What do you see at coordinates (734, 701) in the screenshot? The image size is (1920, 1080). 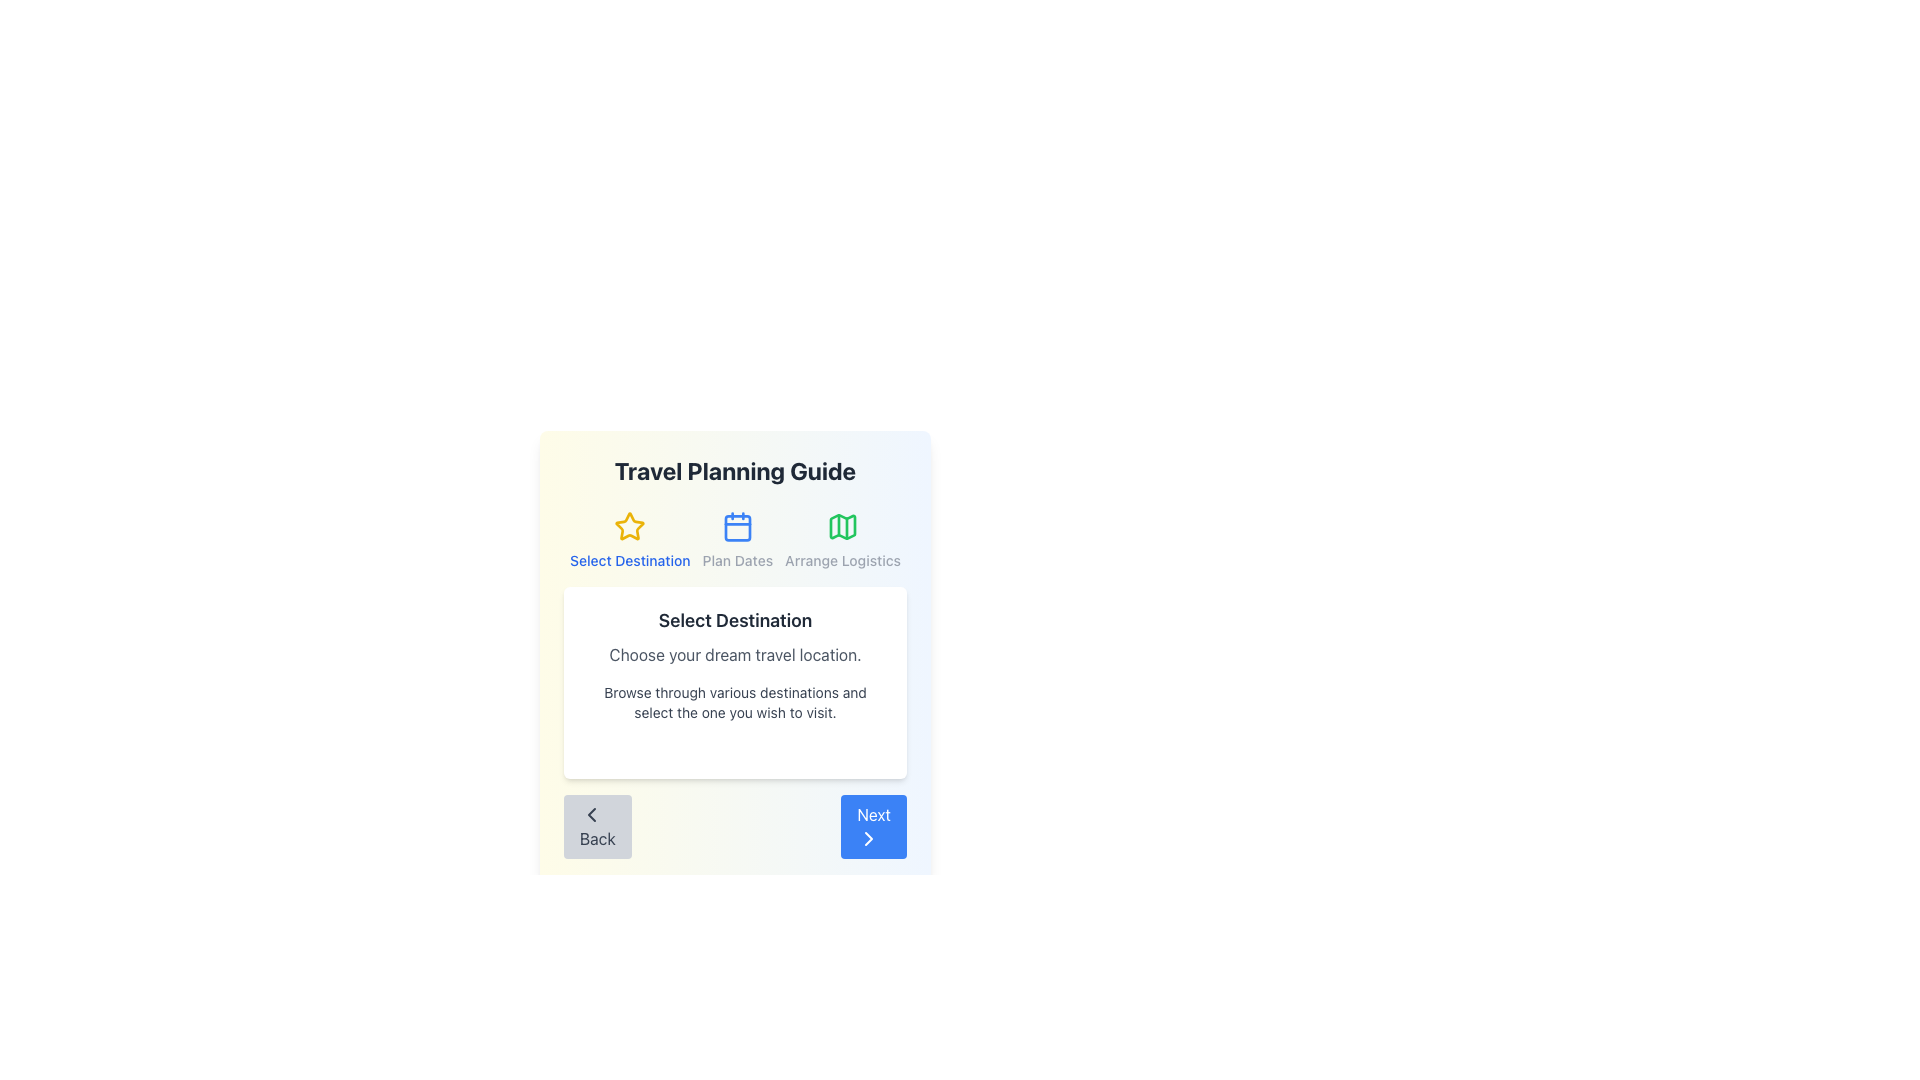 I see `the descriptive text element that provides information about browsing and selecting travel destinations, located below the 'Choose your dream travel location.' text` at bounding box center [734, 701].